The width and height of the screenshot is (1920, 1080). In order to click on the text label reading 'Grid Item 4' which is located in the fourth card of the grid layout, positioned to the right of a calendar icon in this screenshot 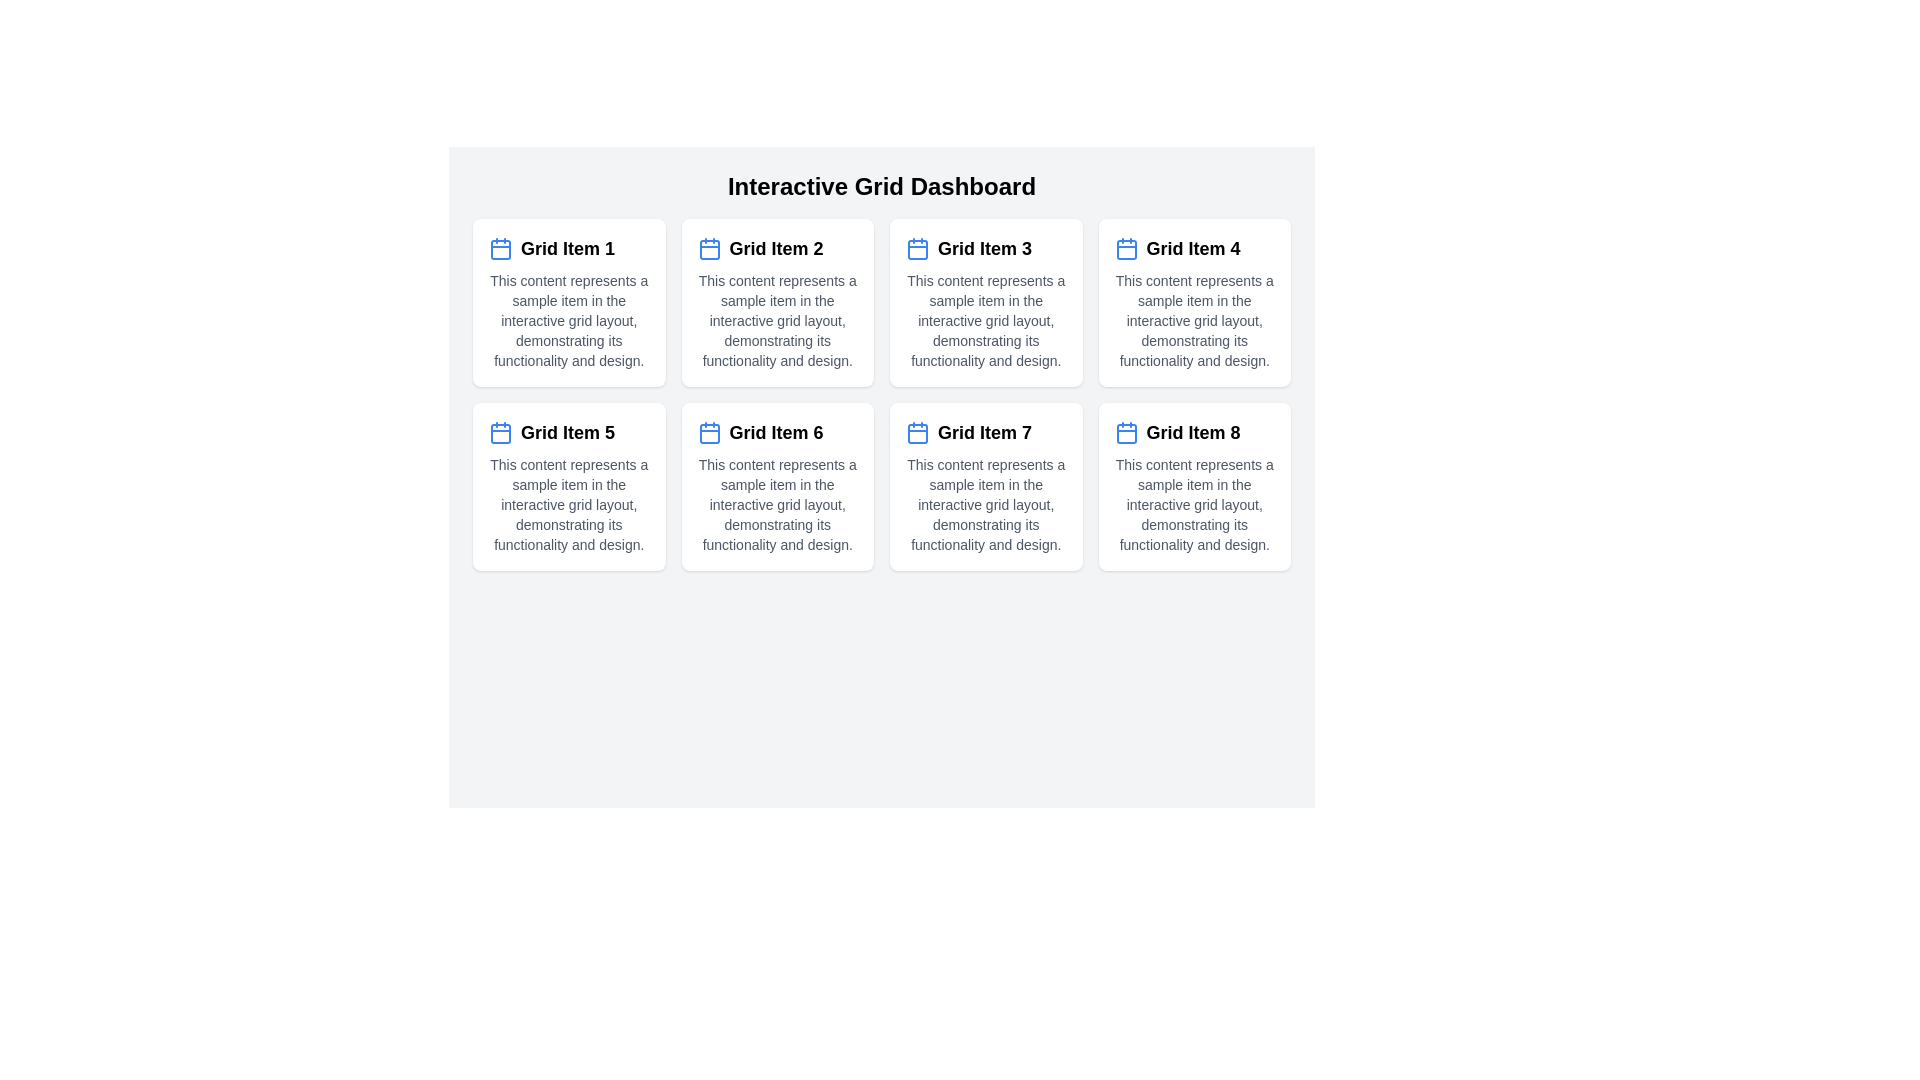, I will do `click(1193, 248)`.